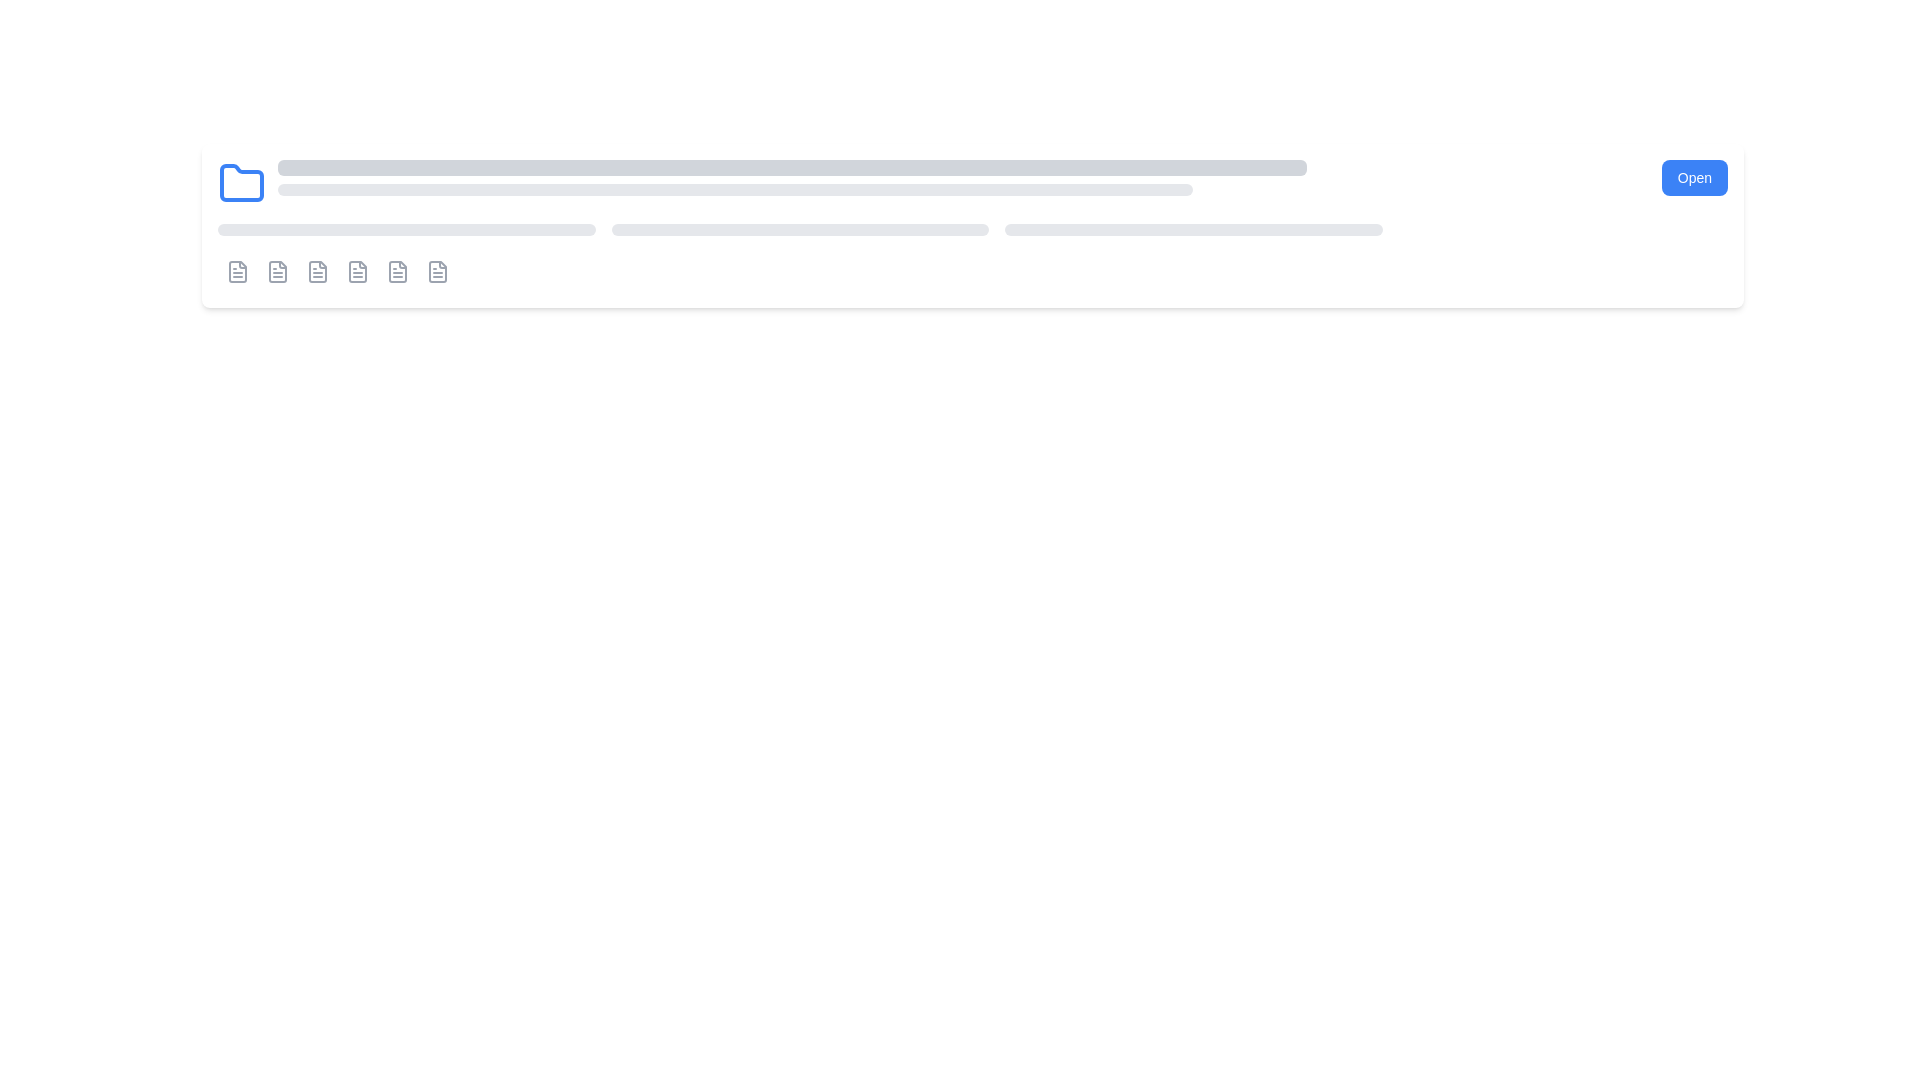  What do you see at coordinates (963, 176) in the screenshot?
I see `the non-interactive visual placeholder, which consists of two rectangular bars with rounded corners, the upper one being a light gray wider rectangle and the lower one a darker gray narrower rectangle` at bounding box center [963, 176].